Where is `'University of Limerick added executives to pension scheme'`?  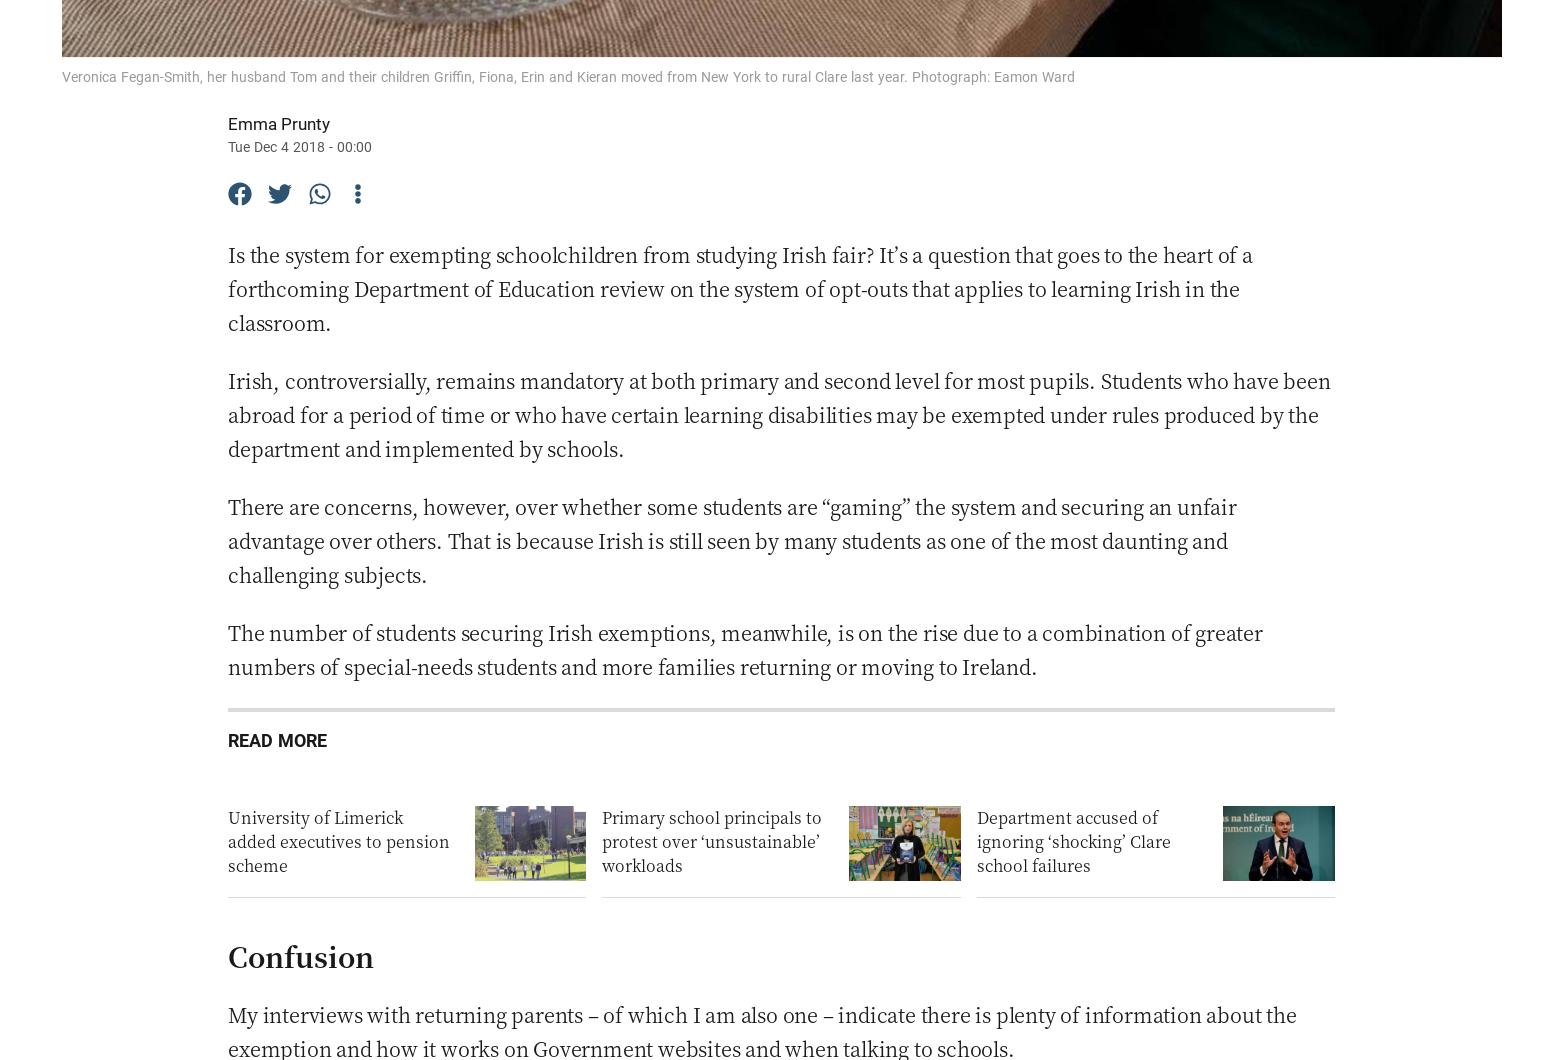
'University of Limerick added executives to pension scheme' is located at coordinates (339, 841).